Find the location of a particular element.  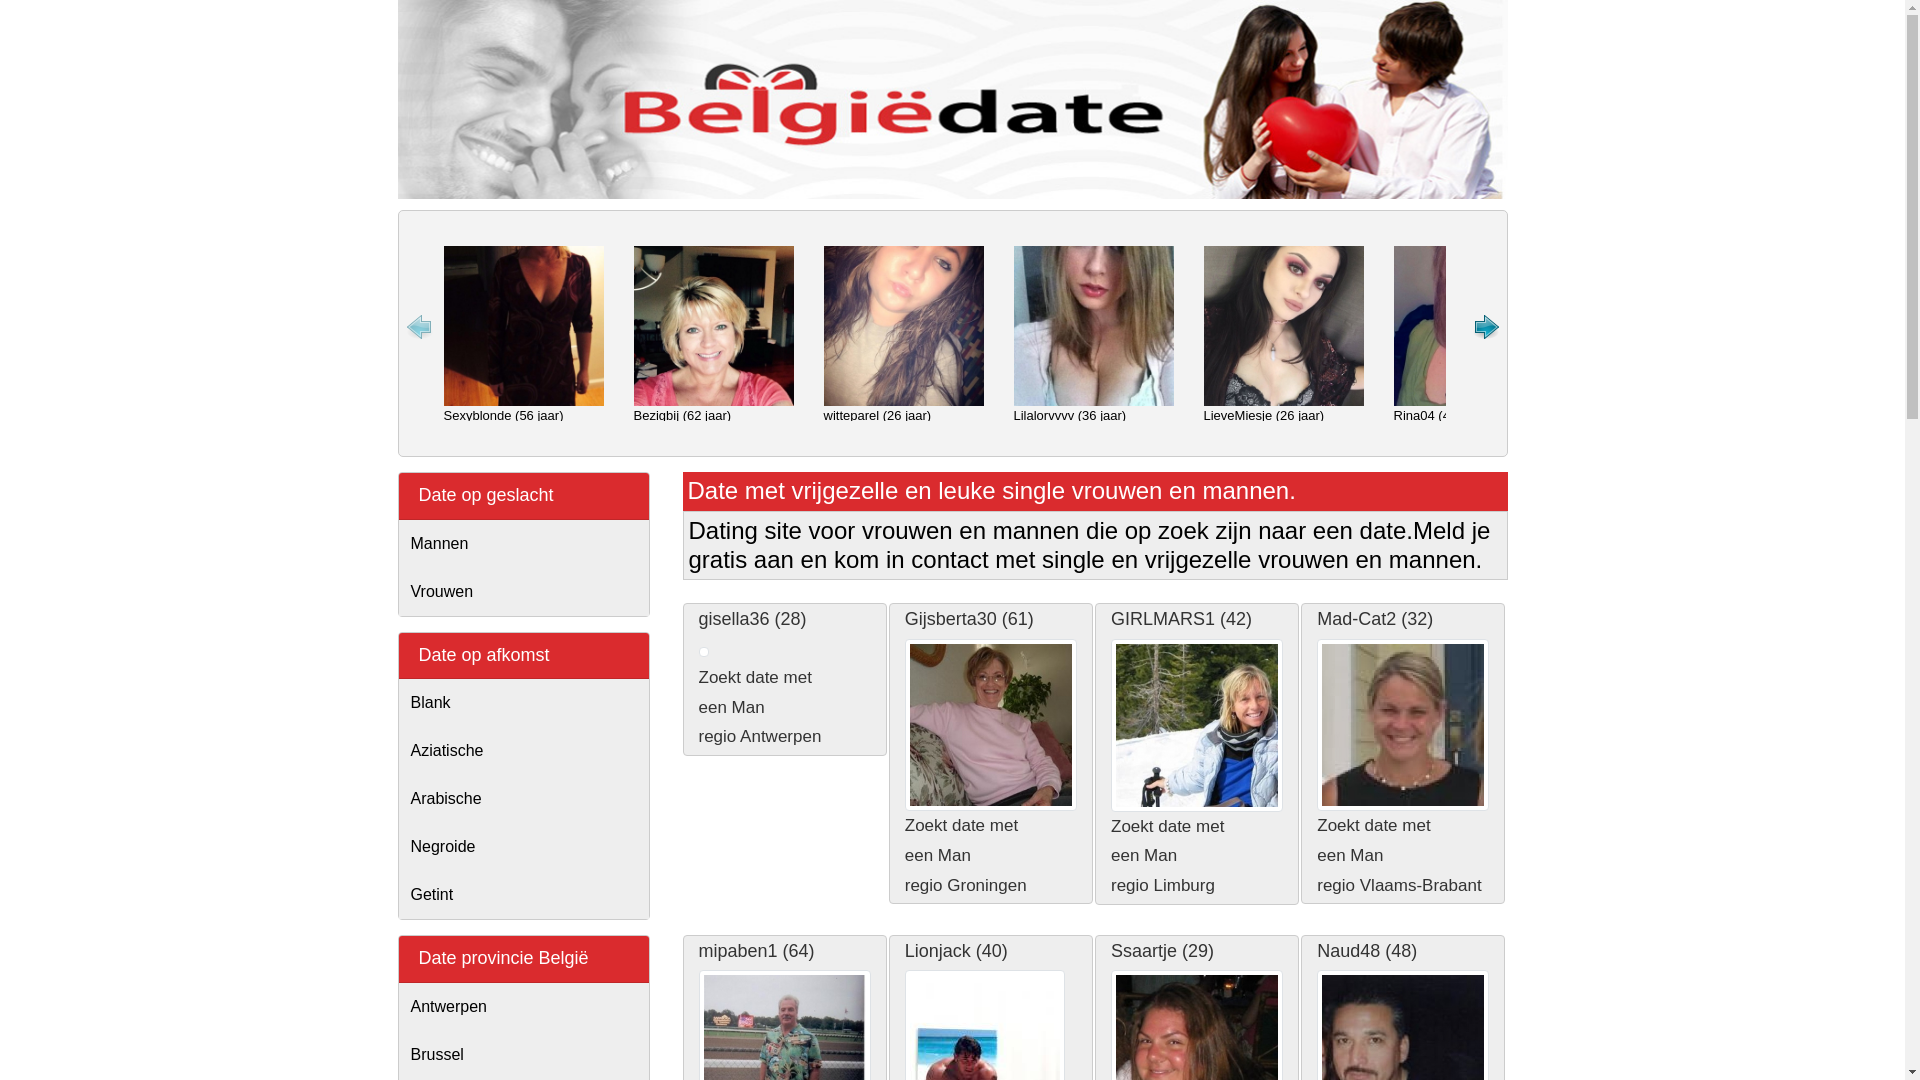

'Brussel' is located at coordinates (523, 1054).